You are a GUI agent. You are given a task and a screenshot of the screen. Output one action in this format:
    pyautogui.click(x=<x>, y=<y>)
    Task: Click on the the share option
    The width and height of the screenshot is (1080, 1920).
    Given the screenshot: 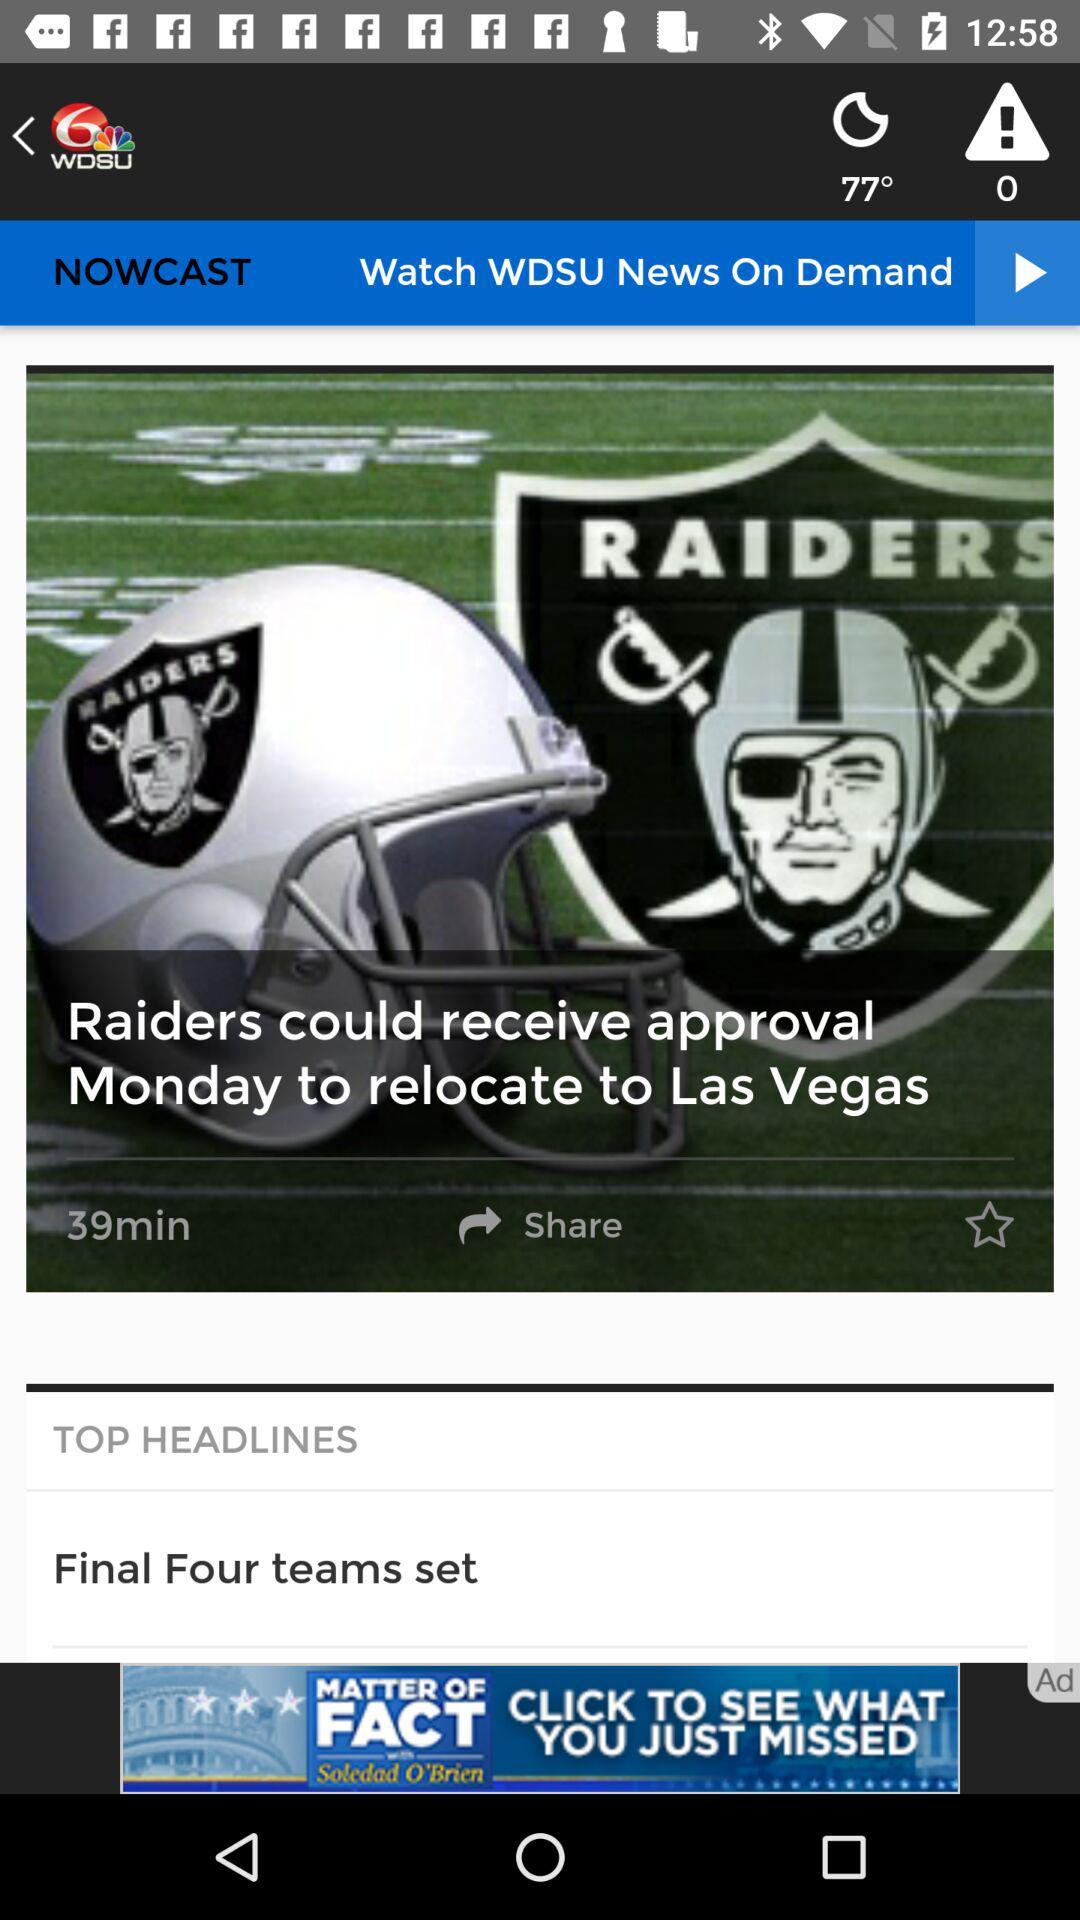 What is the action you would take?
    pyautogui.click(x=540, y=1224)
    